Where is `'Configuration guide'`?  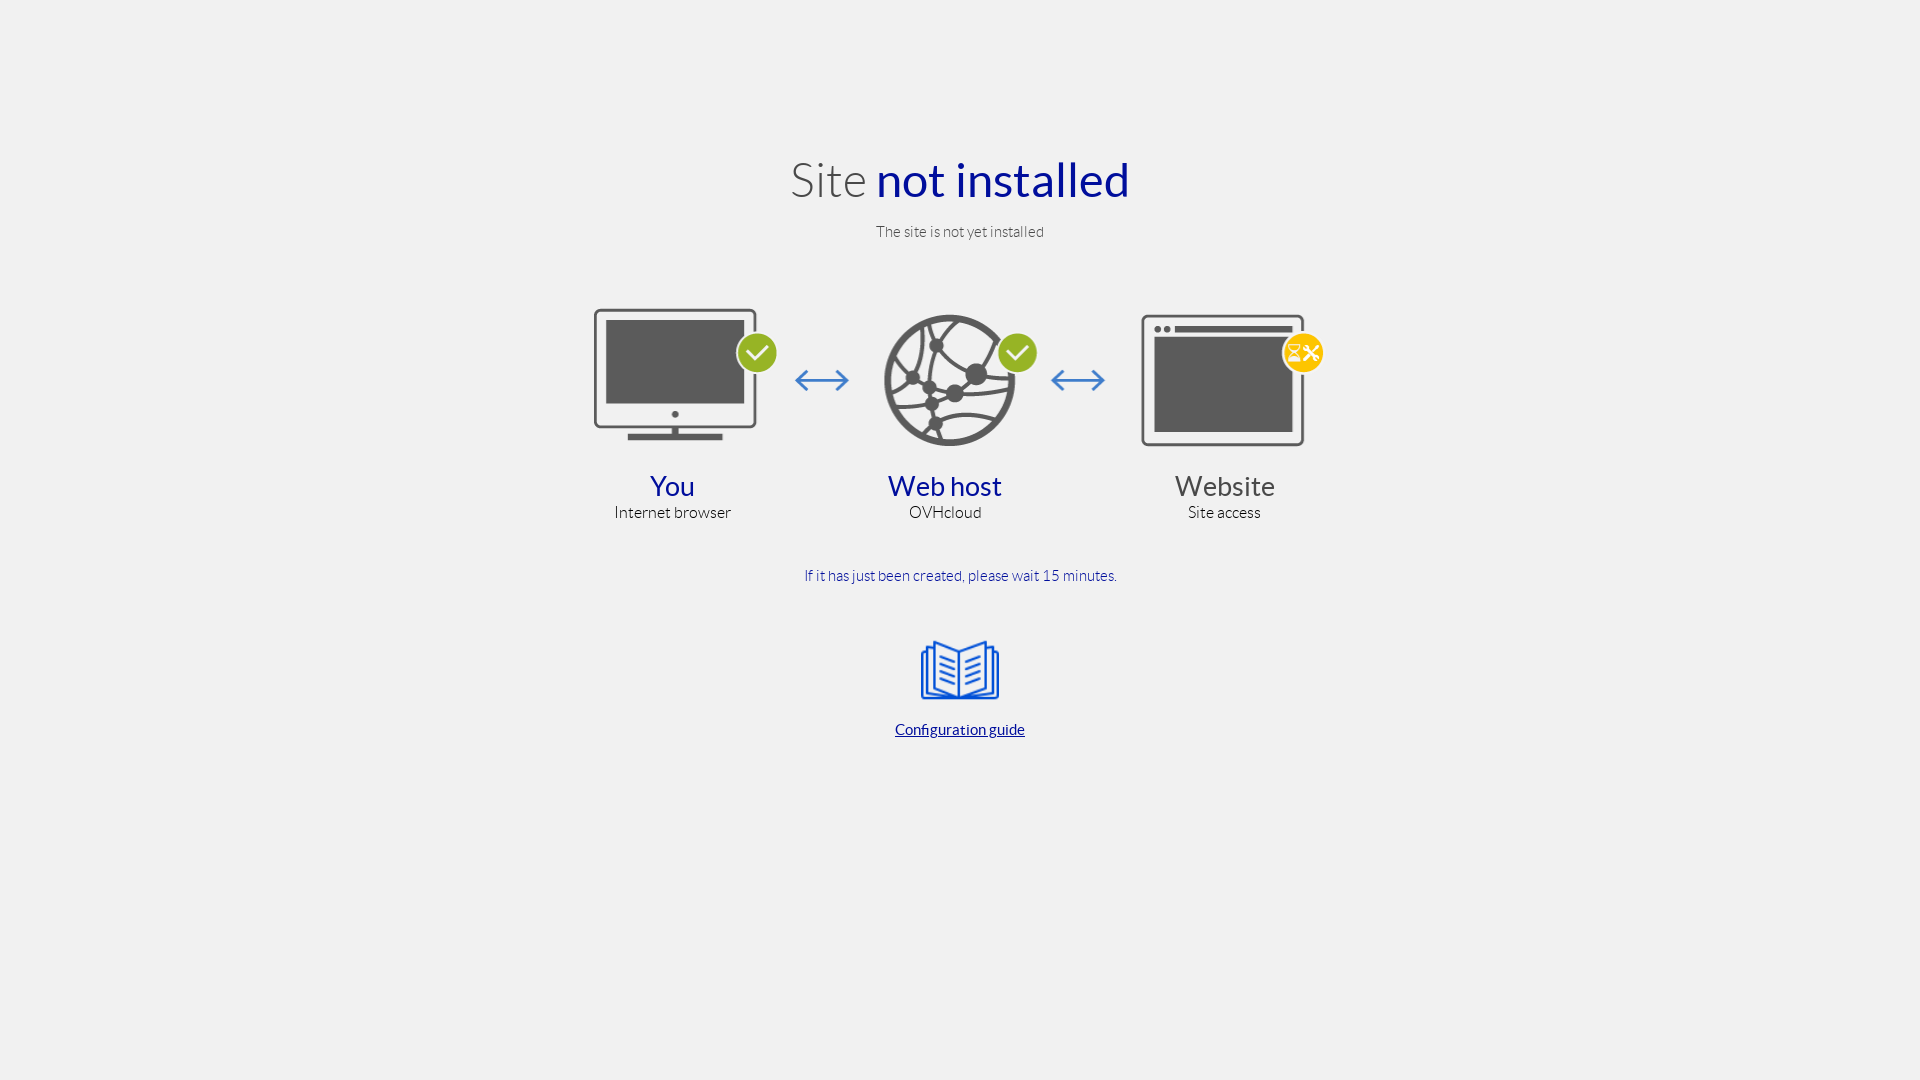 'Configuration guide' is located at coordinates (960, 685).